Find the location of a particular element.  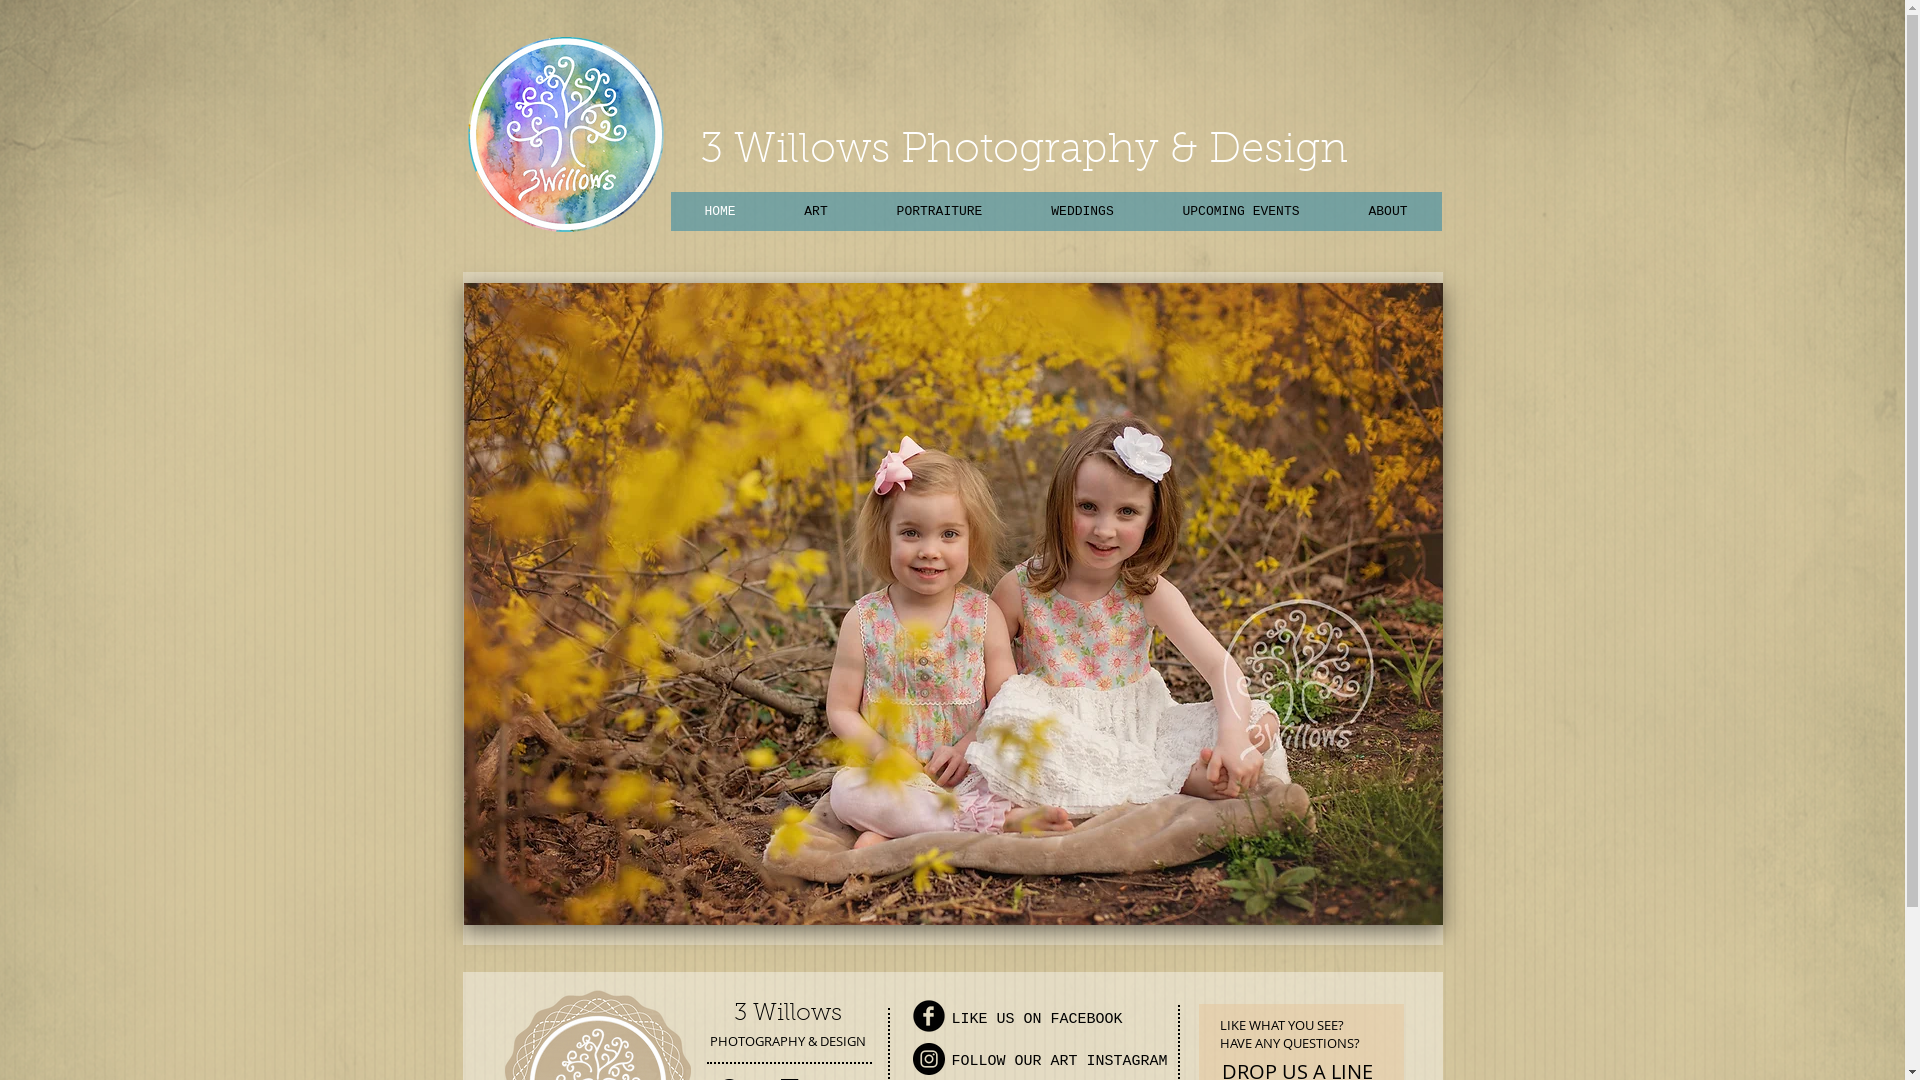

'PORTRAITURE' is located at coordinates (938, 211).